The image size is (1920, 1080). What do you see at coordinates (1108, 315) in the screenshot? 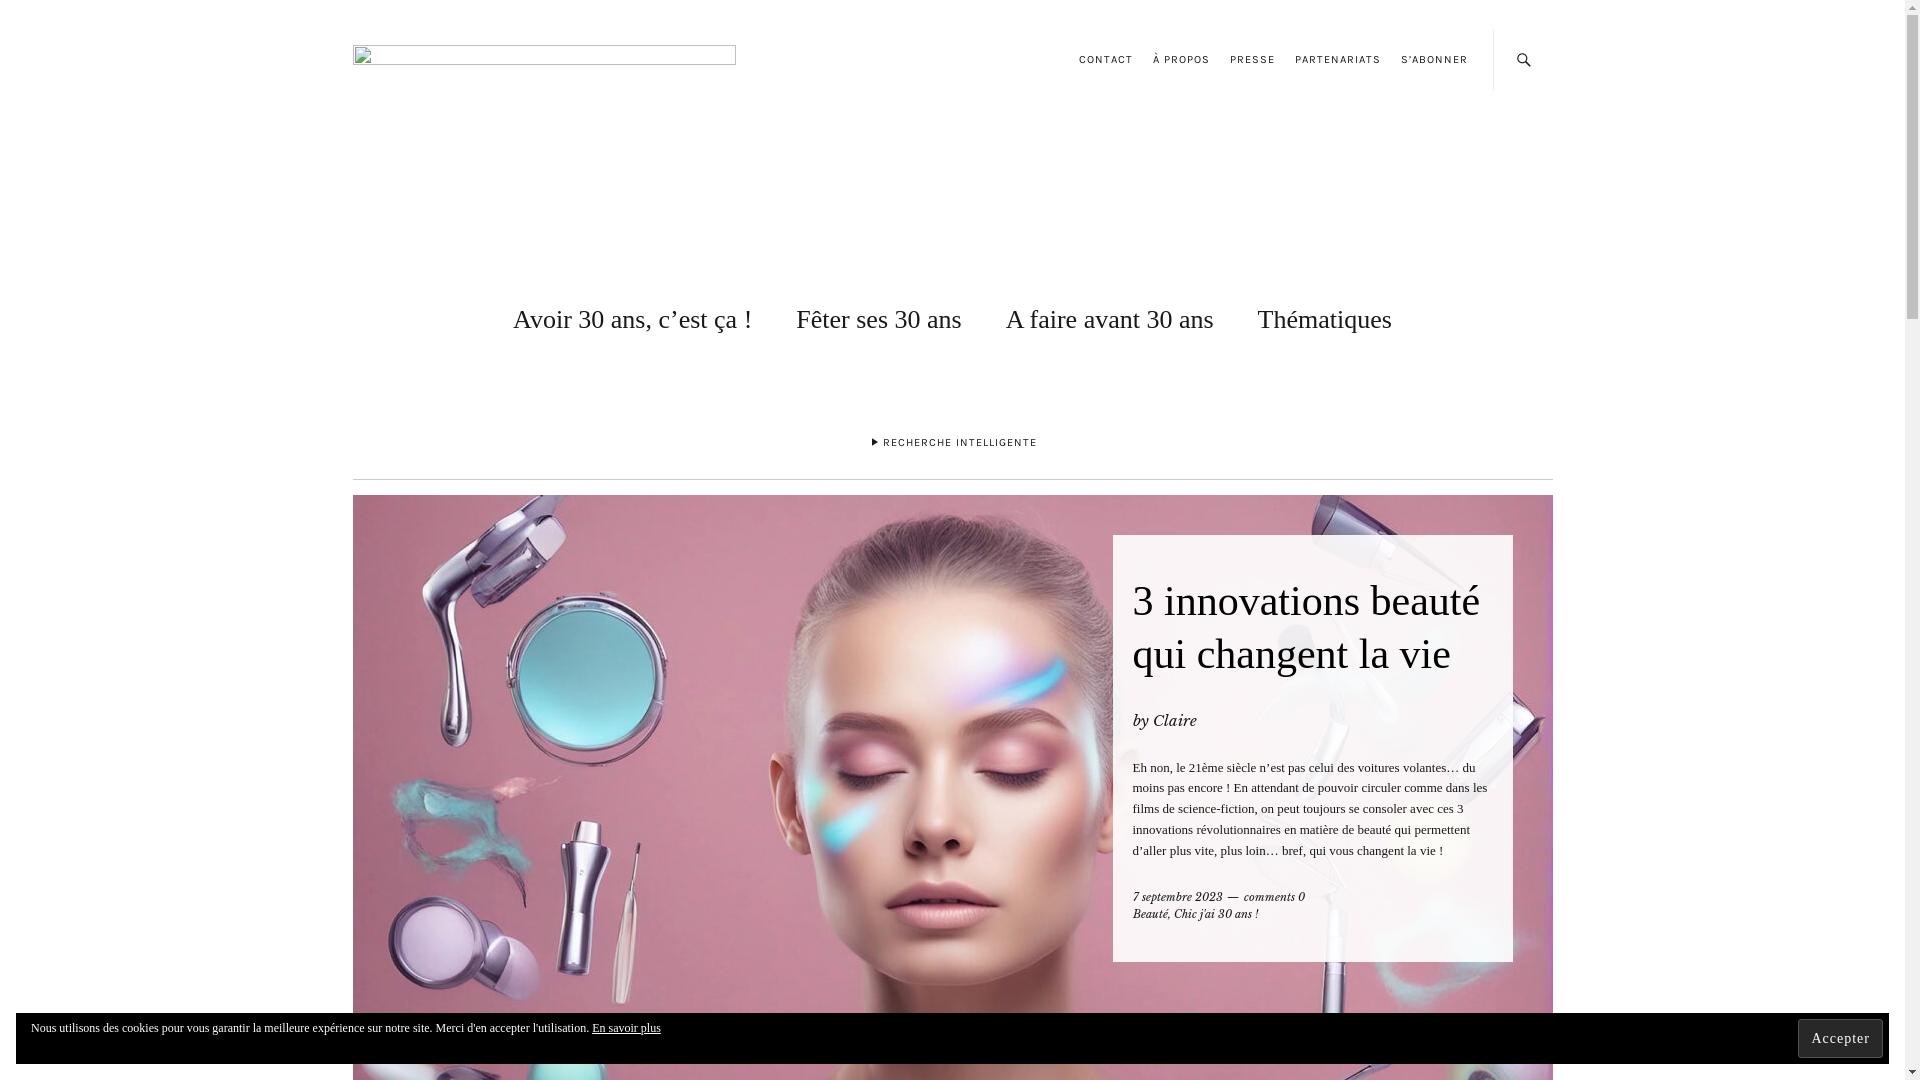
I see `'A faire avant 30 ans'` at bounding box center [1108, 315].